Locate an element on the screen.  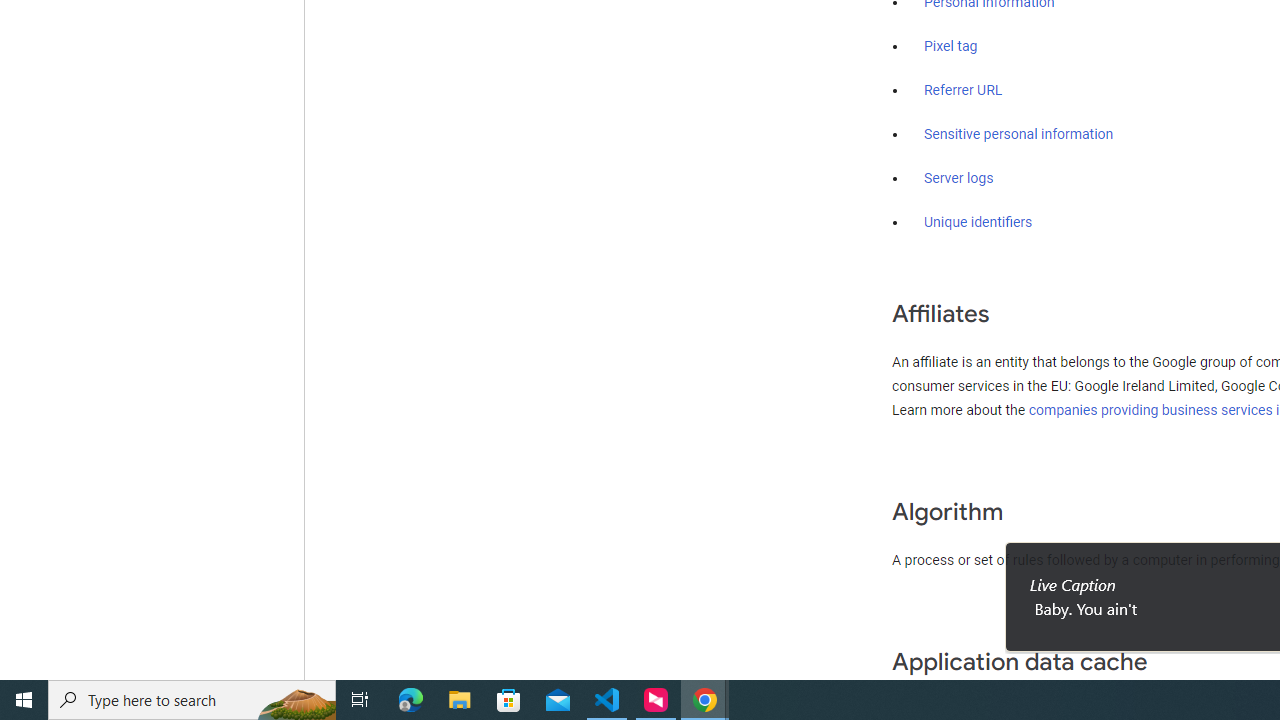
'Sensitive personal information' is located at coordinates (1018, 135).